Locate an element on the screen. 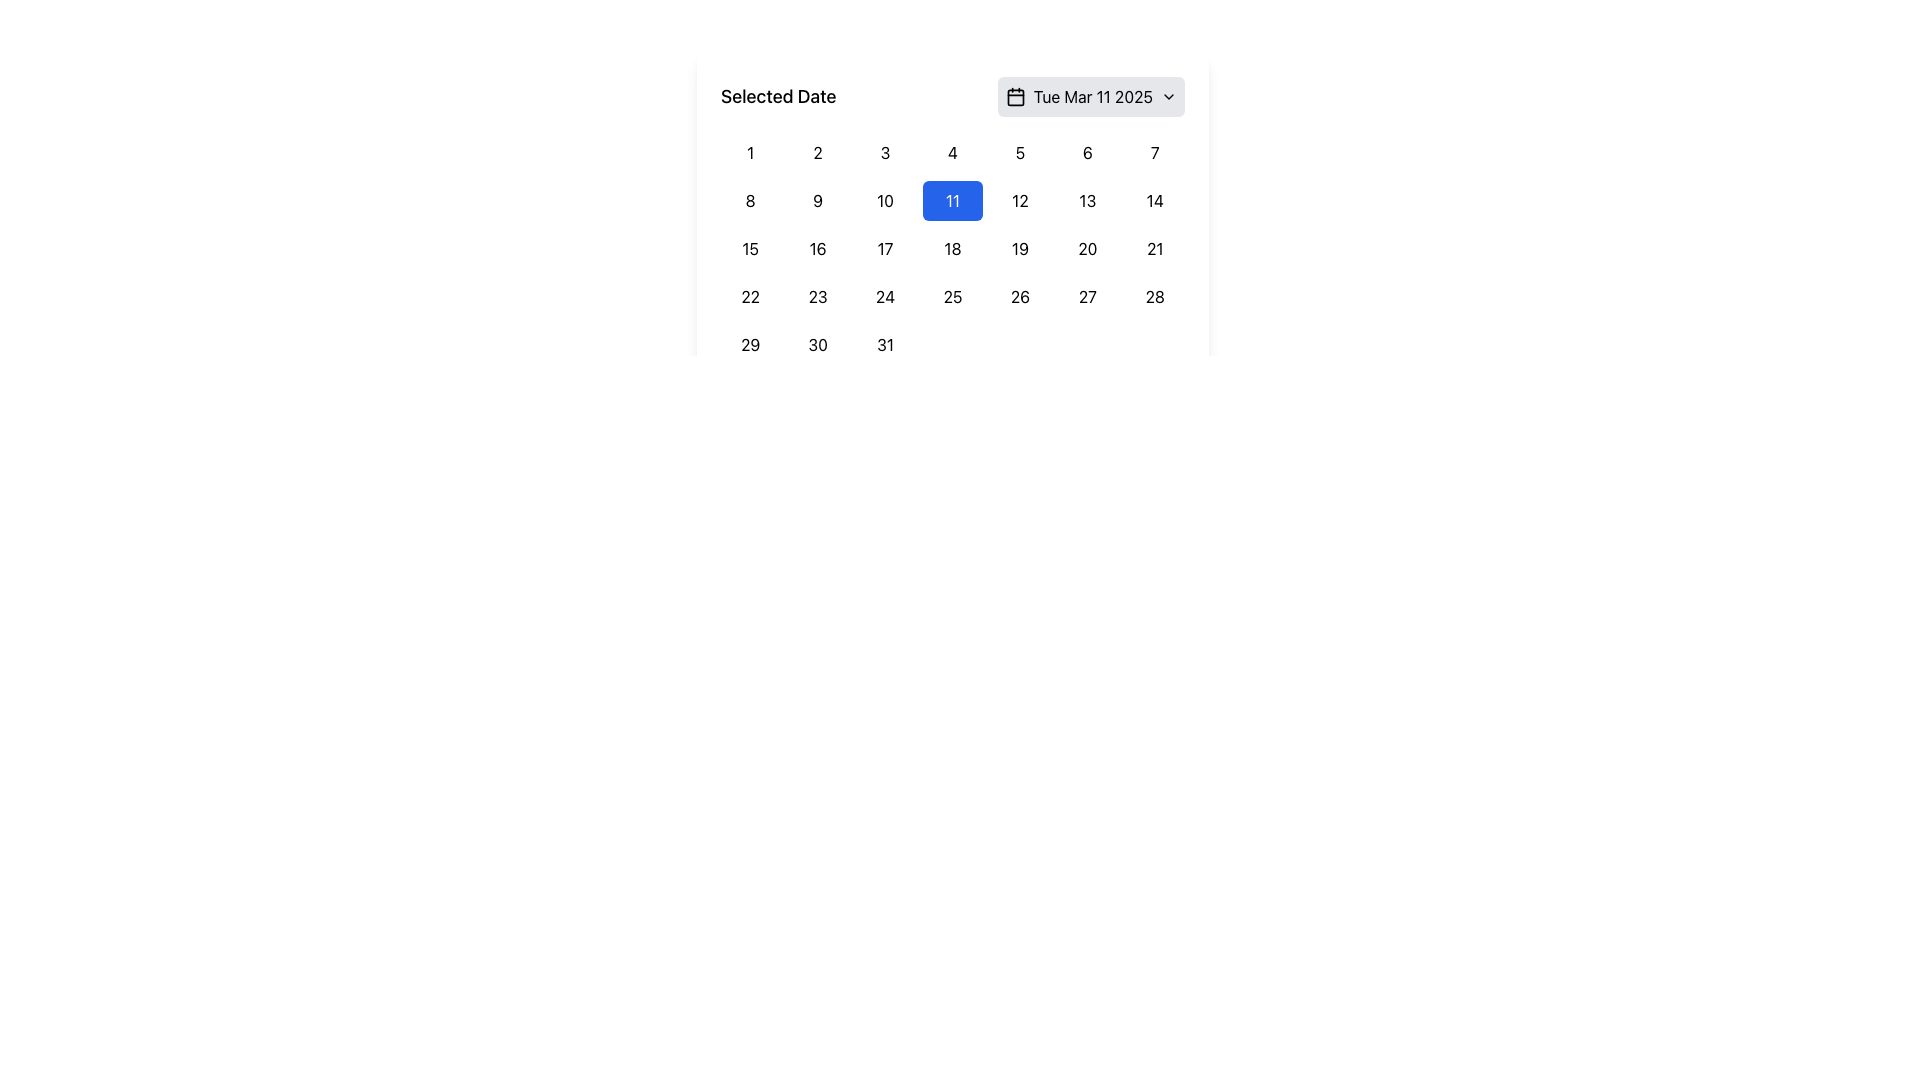 Image resolution: width=1920 pixels, height=1080 pixels. the calendar date cell displaying the text '26' is located at coordinates (1020, 297).